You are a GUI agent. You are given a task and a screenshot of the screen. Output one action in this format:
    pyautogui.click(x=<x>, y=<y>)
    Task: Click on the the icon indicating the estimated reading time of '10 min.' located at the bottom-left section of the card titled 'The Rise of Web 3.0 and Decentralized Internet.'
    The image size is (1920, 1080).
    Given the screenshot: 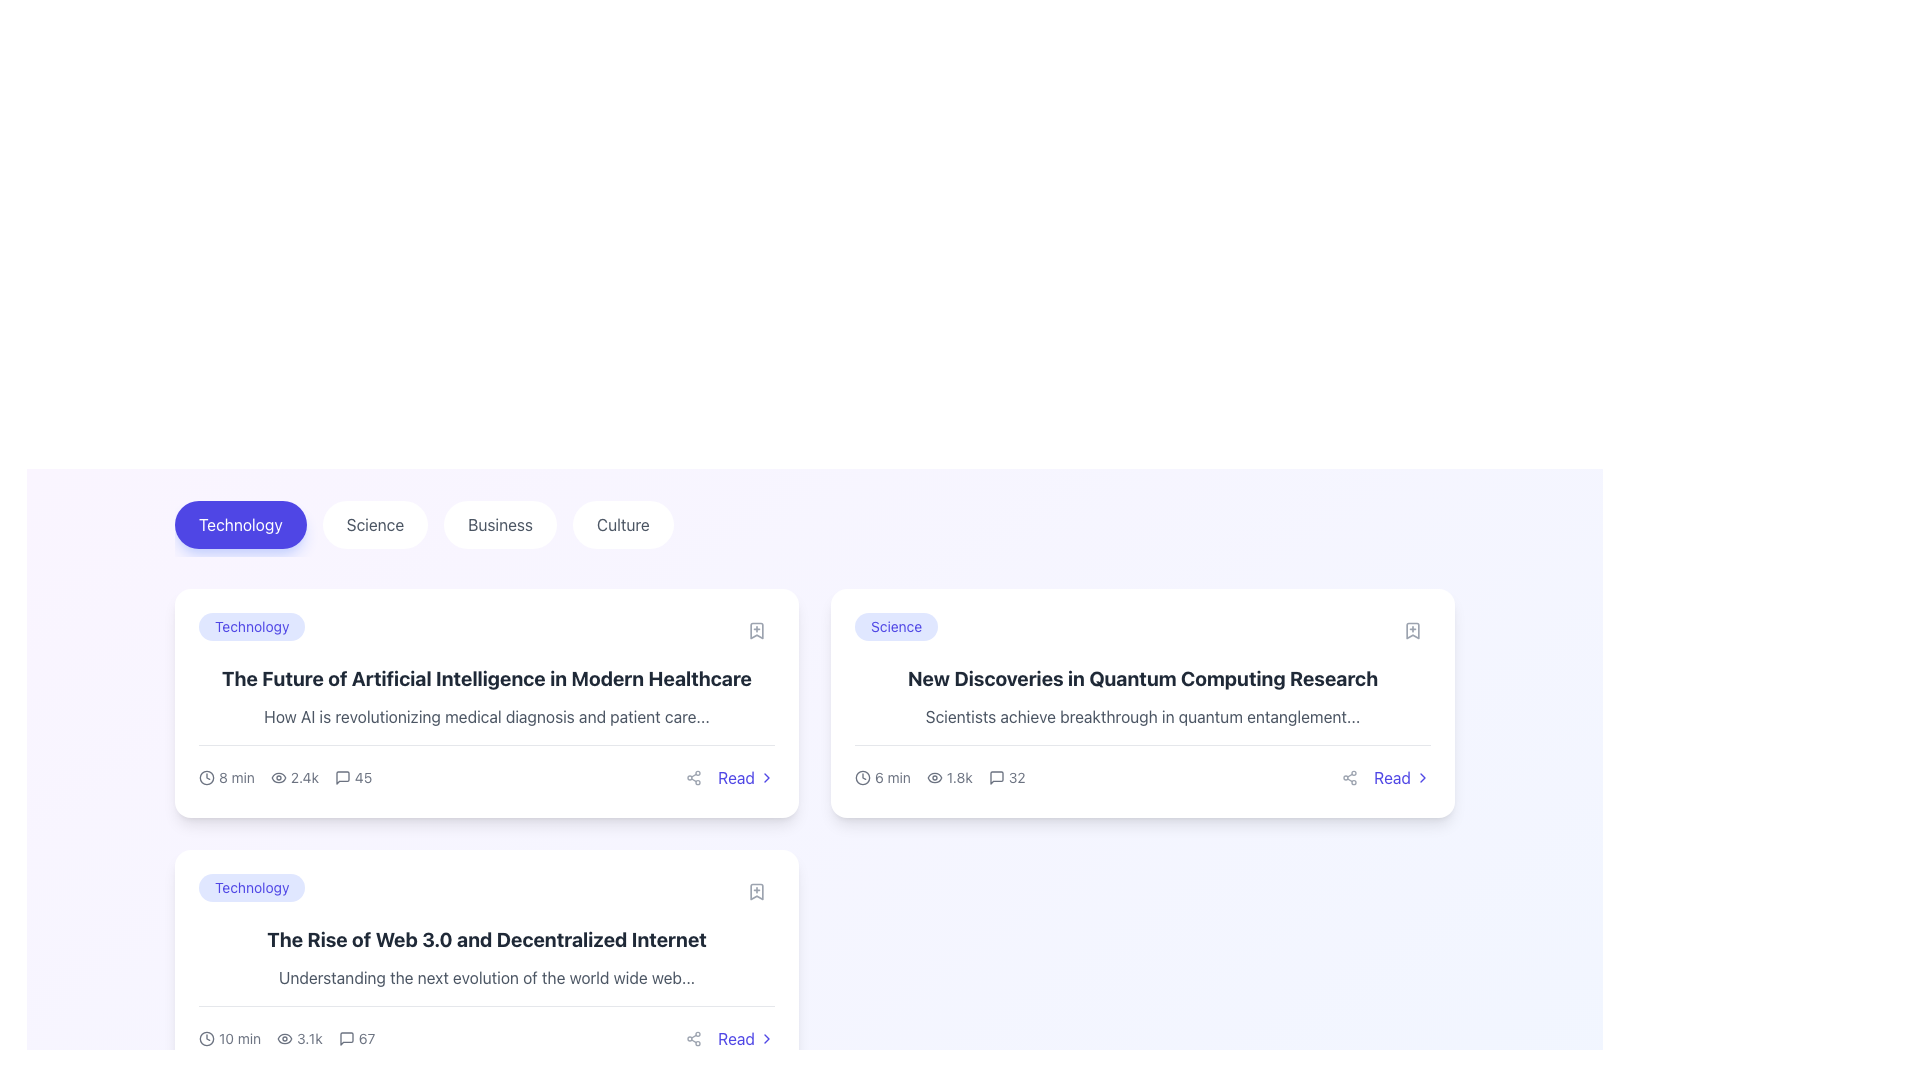 What is the action you would take?
    pyautogui.click(x=206, y=1037)
    